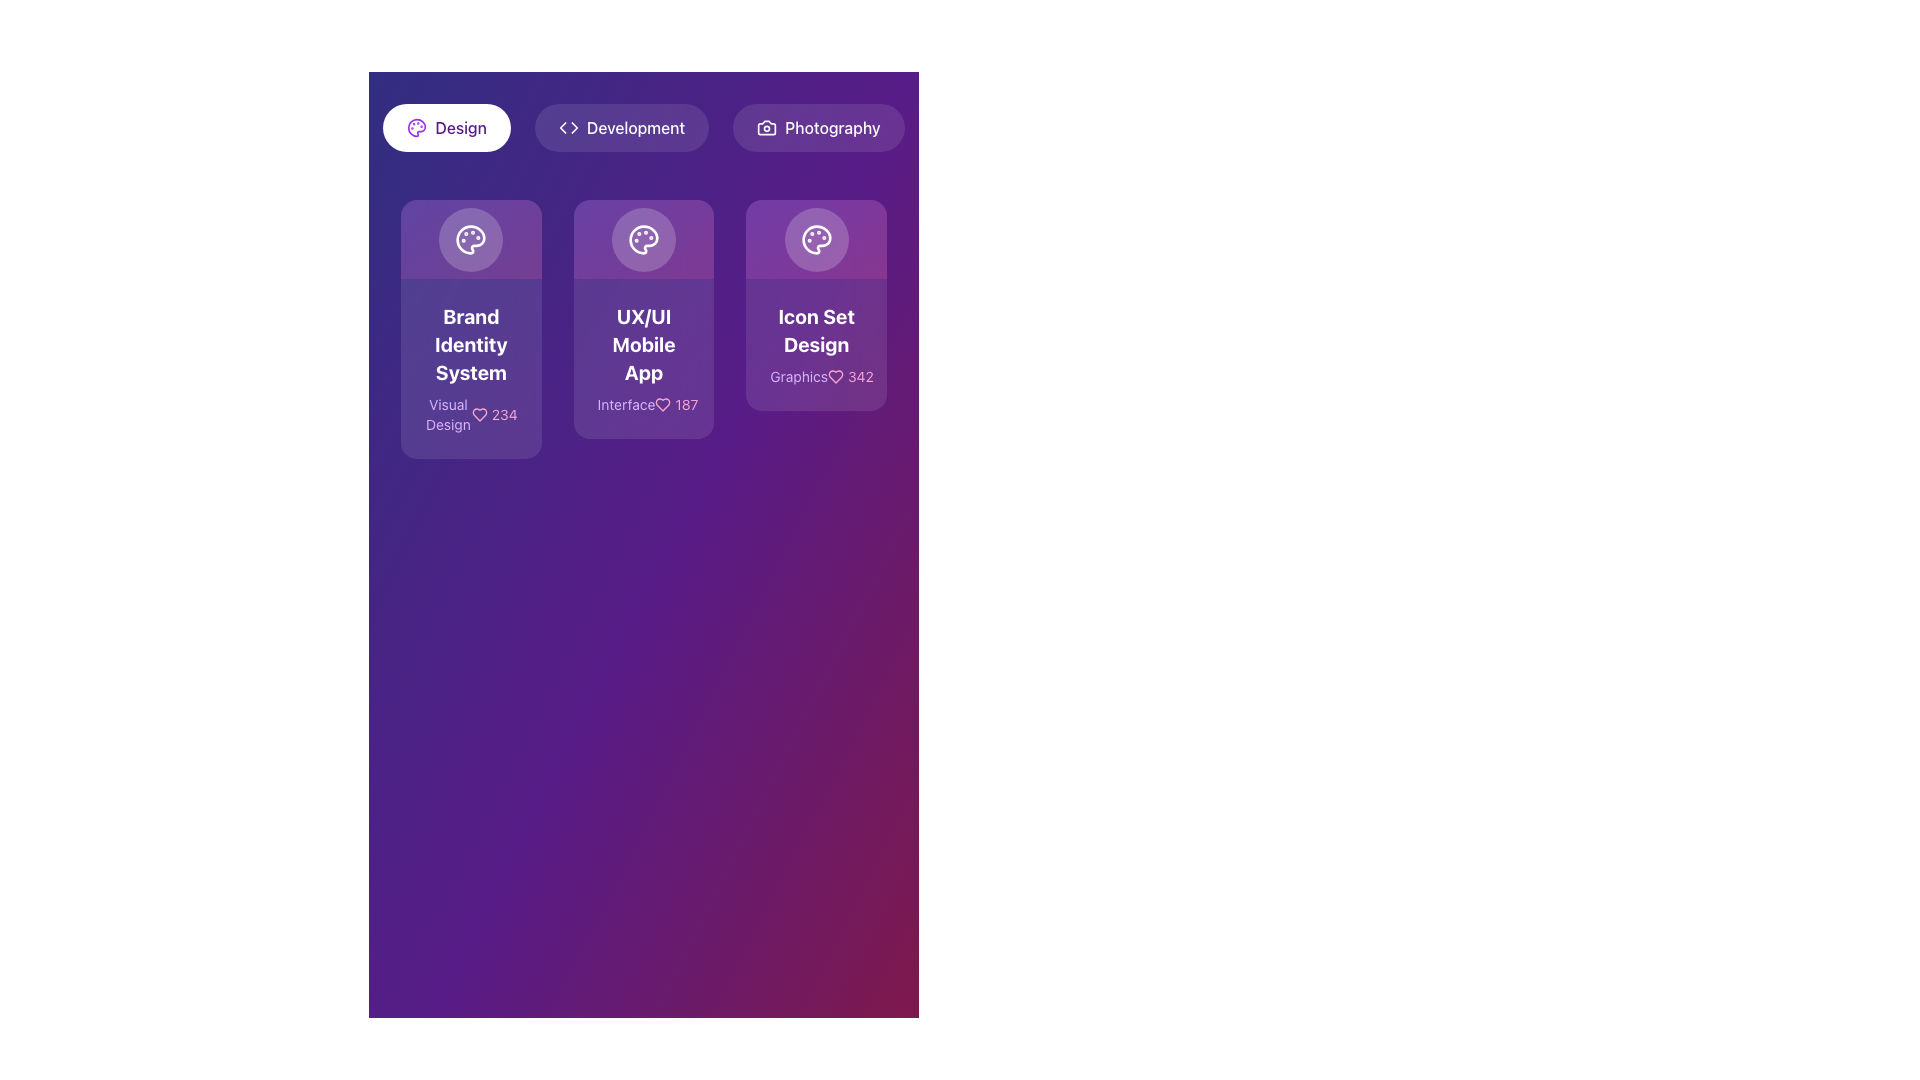  What do you see at coordinates (816, 238) in the screenshot?
I see `the Icon Button representing 'Icon Set Design' located in the top-right section of the main content area, part of the card in the third column of a three-column layout` at bounding box center [816, 238].